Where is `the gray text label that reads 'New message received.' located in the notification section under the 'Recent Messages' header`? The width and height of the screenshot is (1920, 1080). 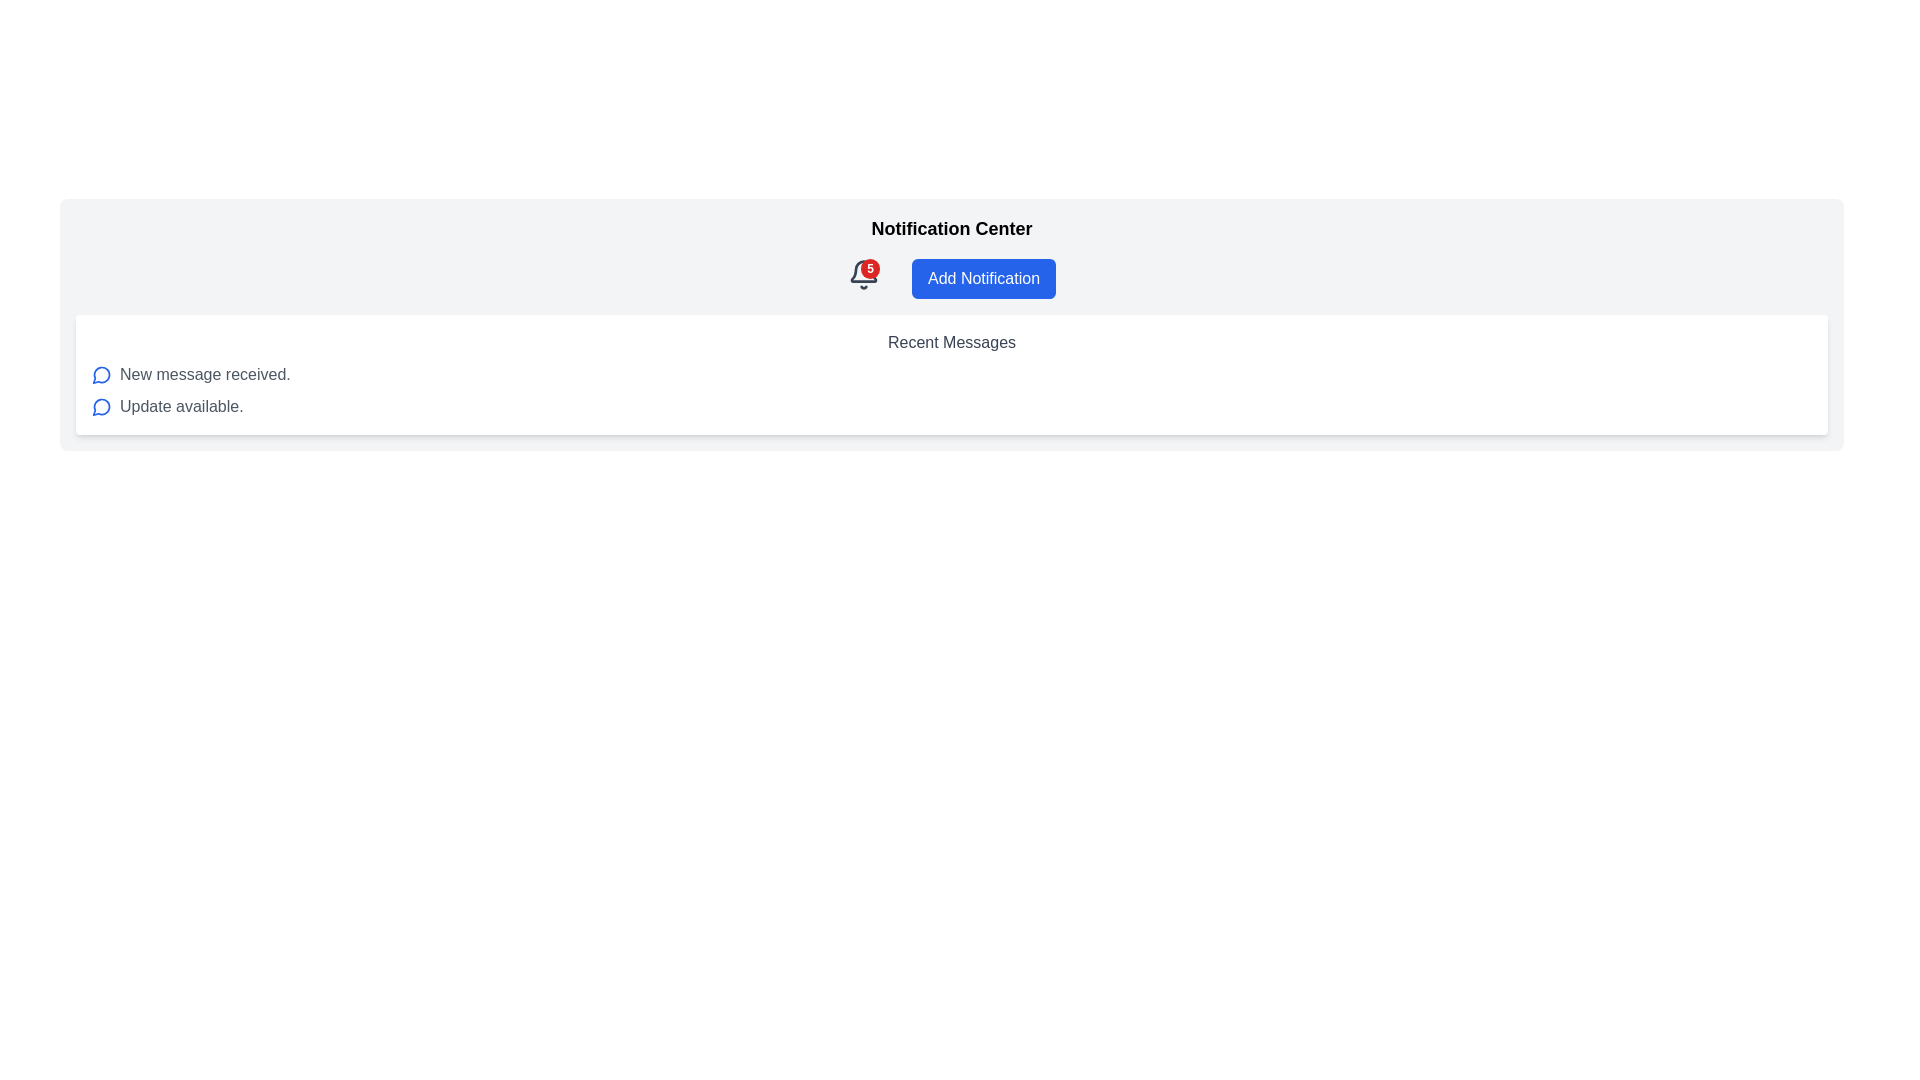 the gray text label that reads 'New message received.' located in the notification section under the 'Recent Messages' header is located at coordinates (205, 374).